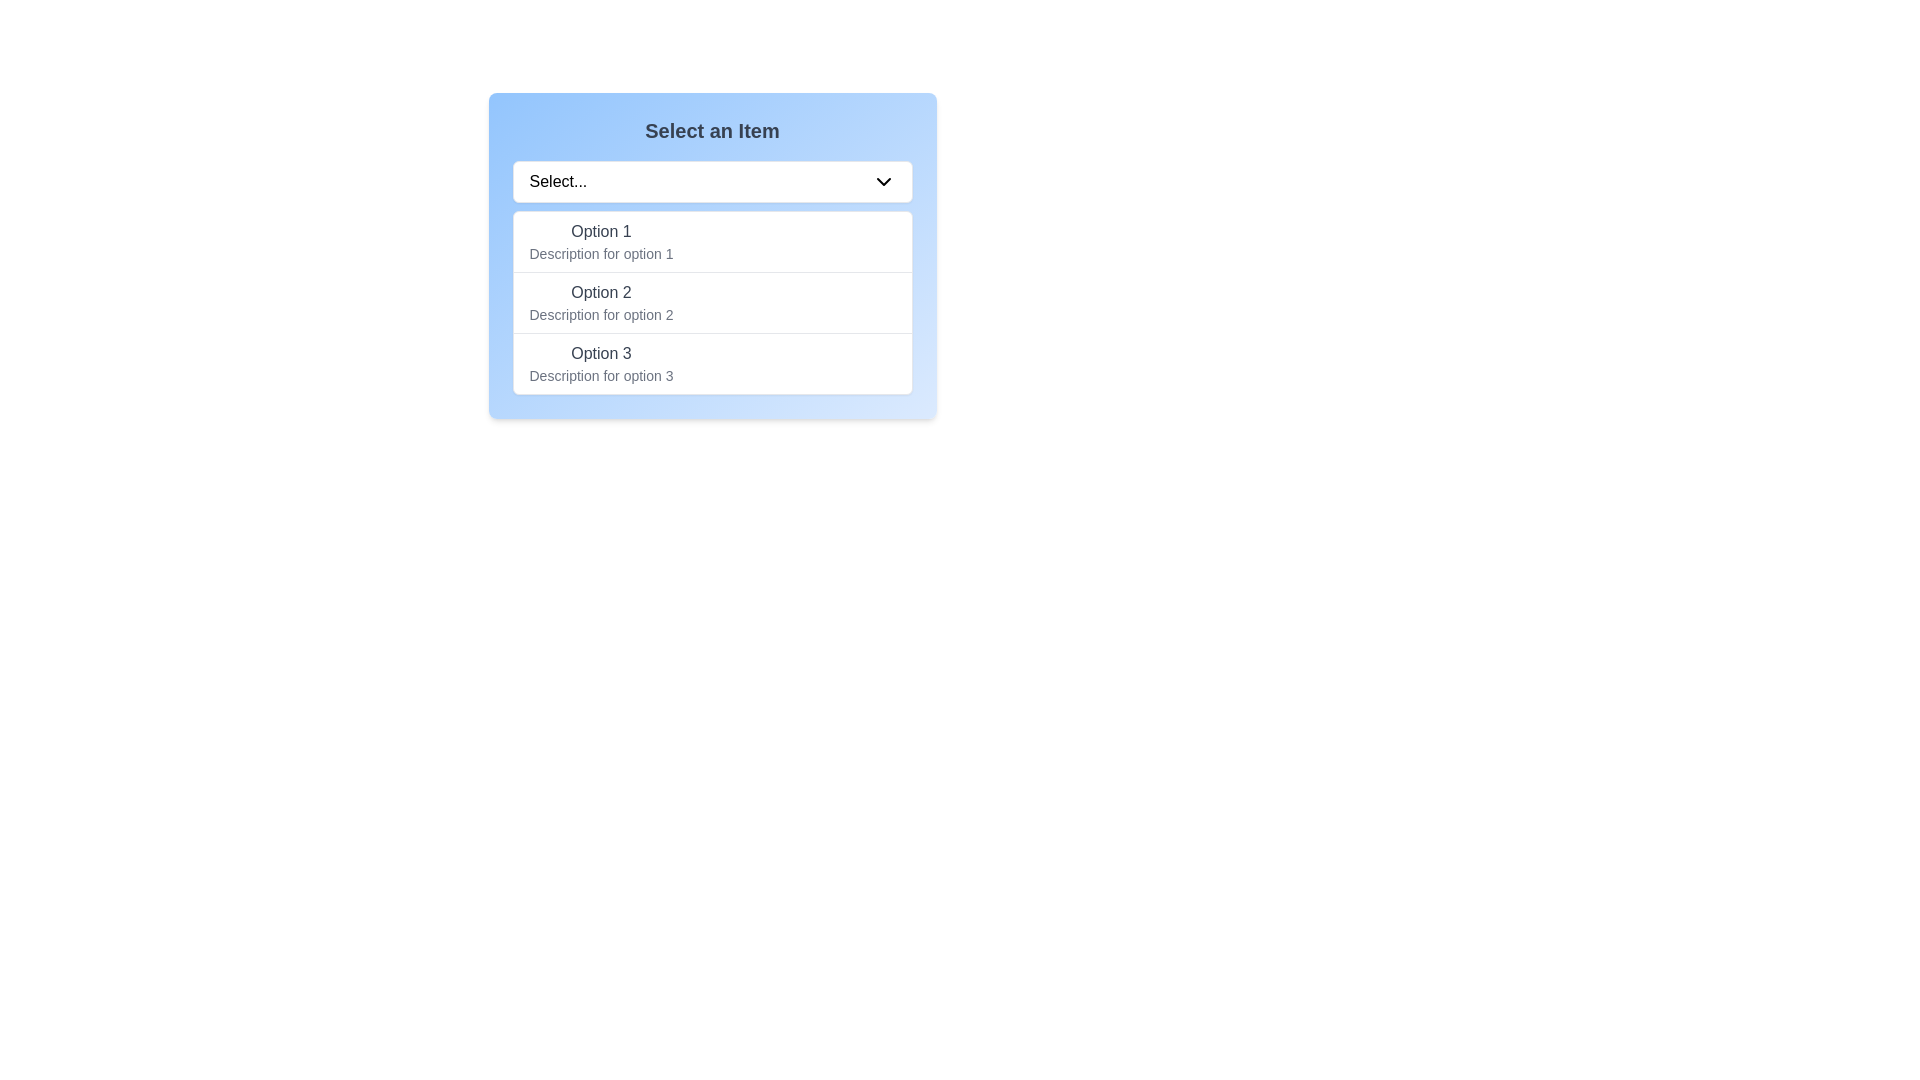 This screenshot has height=1080, width=1920. I want to click on text from the first selectable option's label located in the dropdown interface, positioned above its description and adjacent to other options, so click(600, 230).